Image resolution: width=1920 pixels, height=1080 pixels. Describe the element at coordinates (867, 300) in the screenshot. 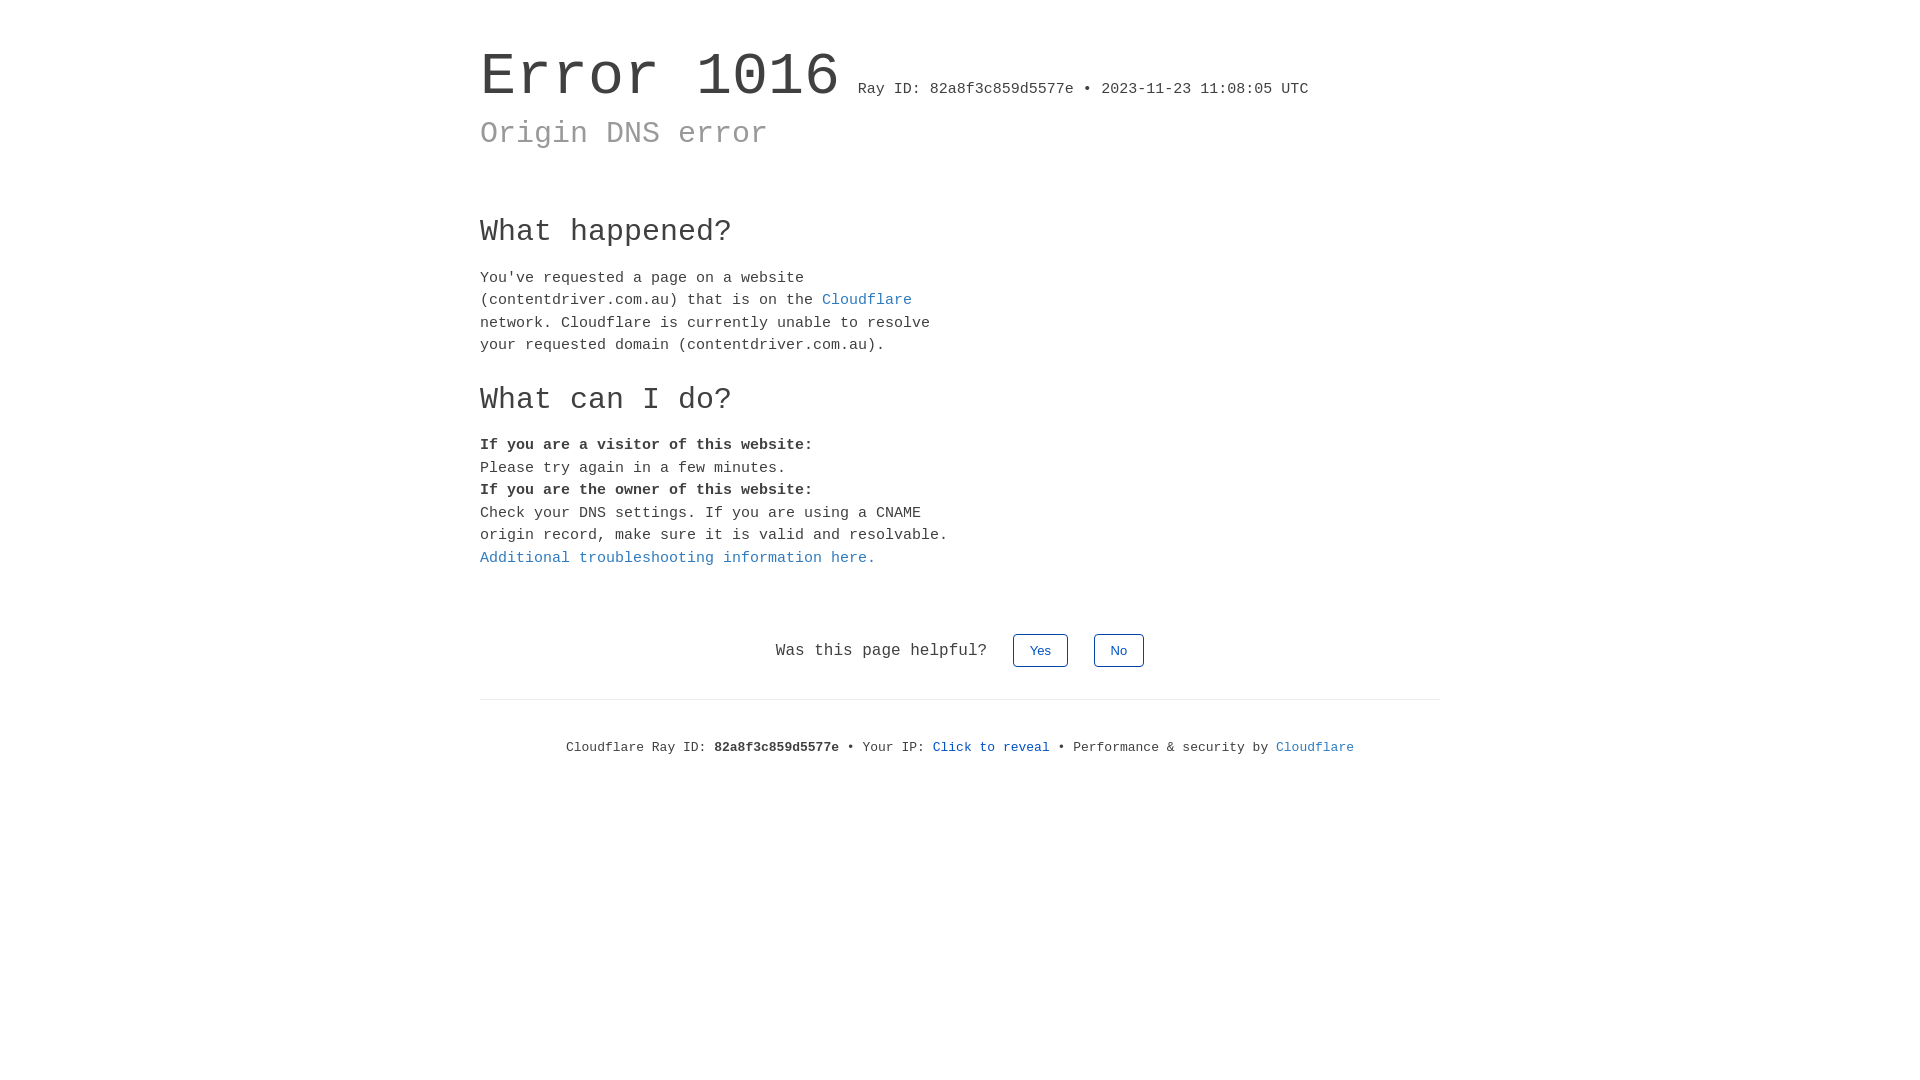

I see `'Cloudflare'` at that location.